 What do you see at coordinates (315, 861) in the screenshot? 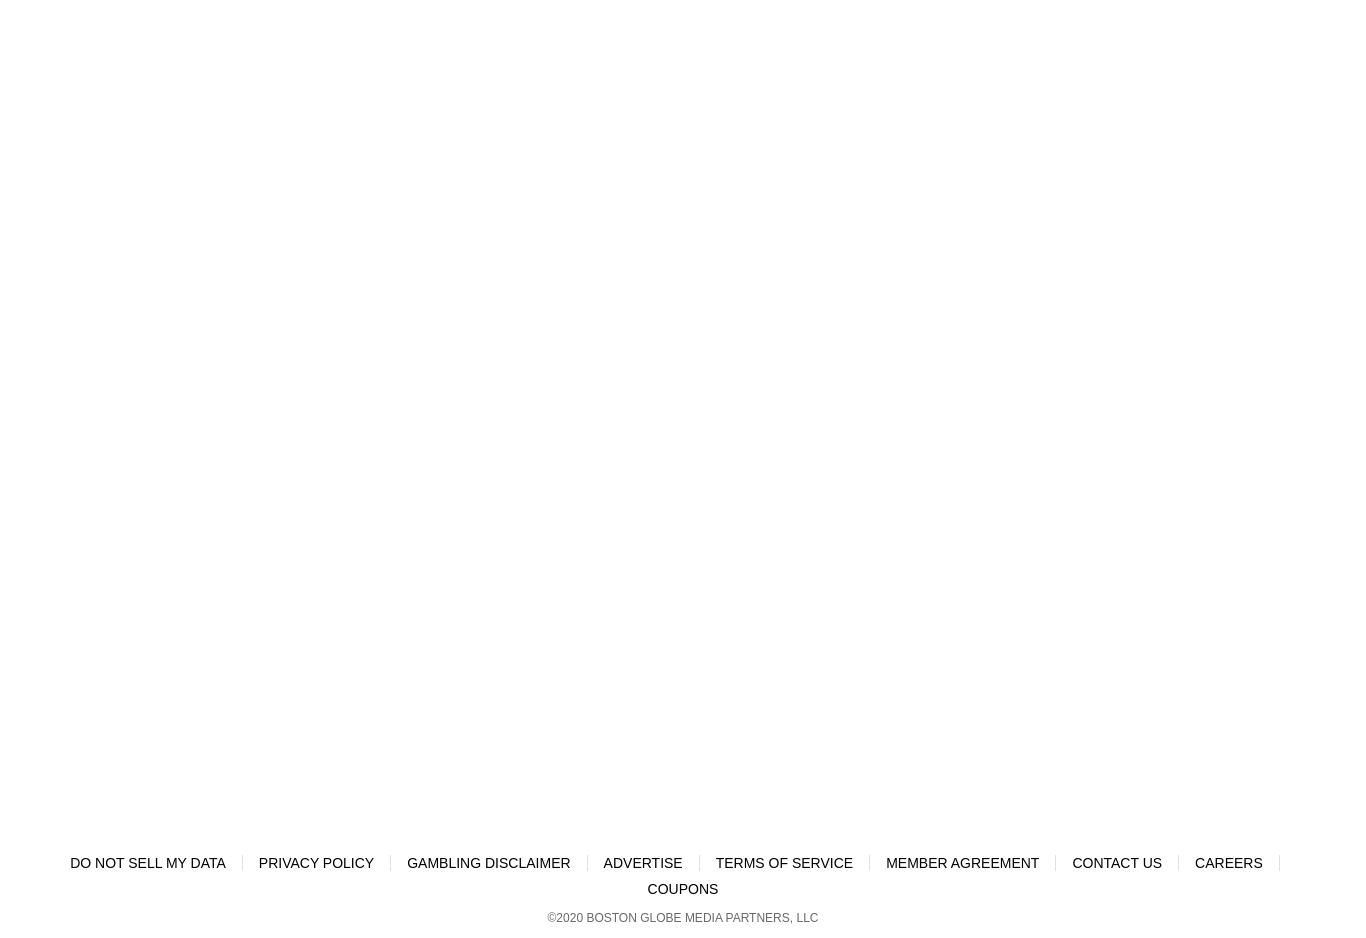
I see `'Privacy Policy'` at bounding box center [315, 861].